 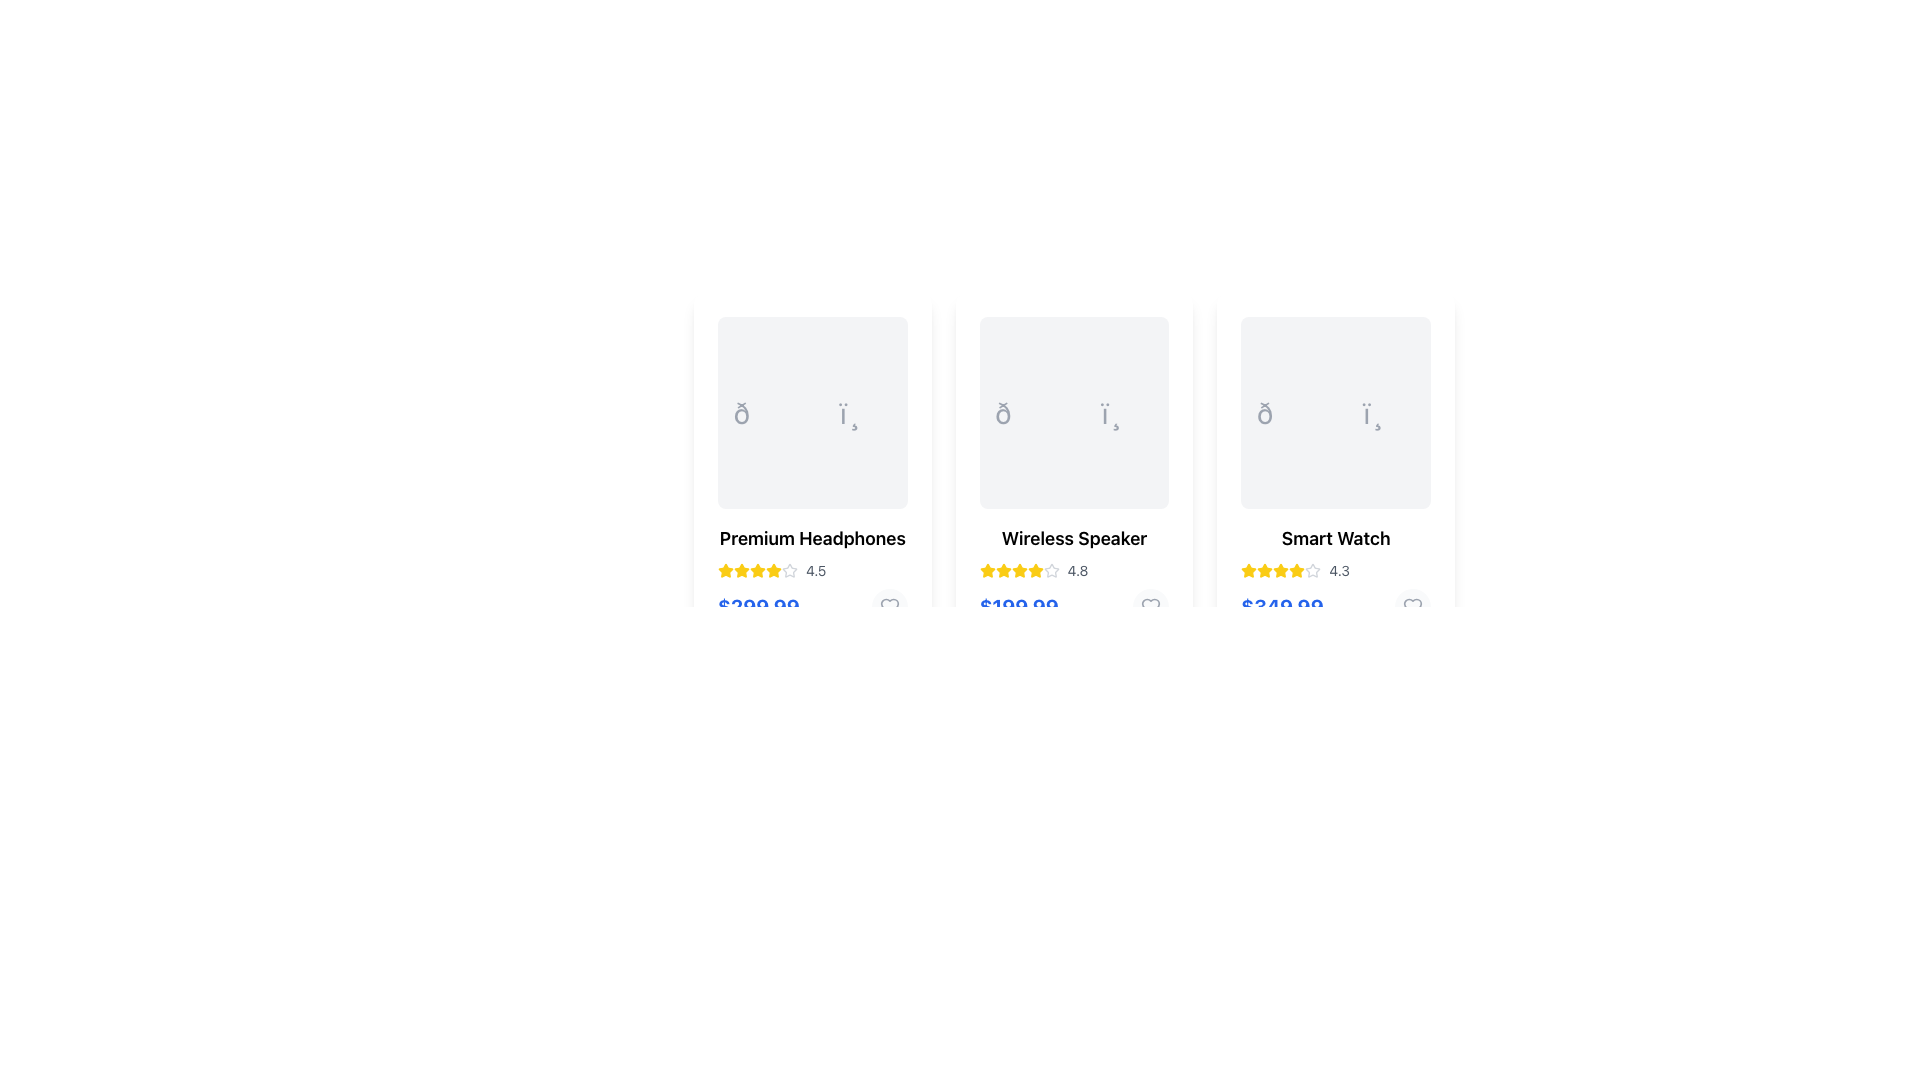 I want to click on the image placeholder for the product representation in the 'Wireless Speaker' product card, located at the upper part of the card, above the title, rating, and price, so click(x=1073, y=411).